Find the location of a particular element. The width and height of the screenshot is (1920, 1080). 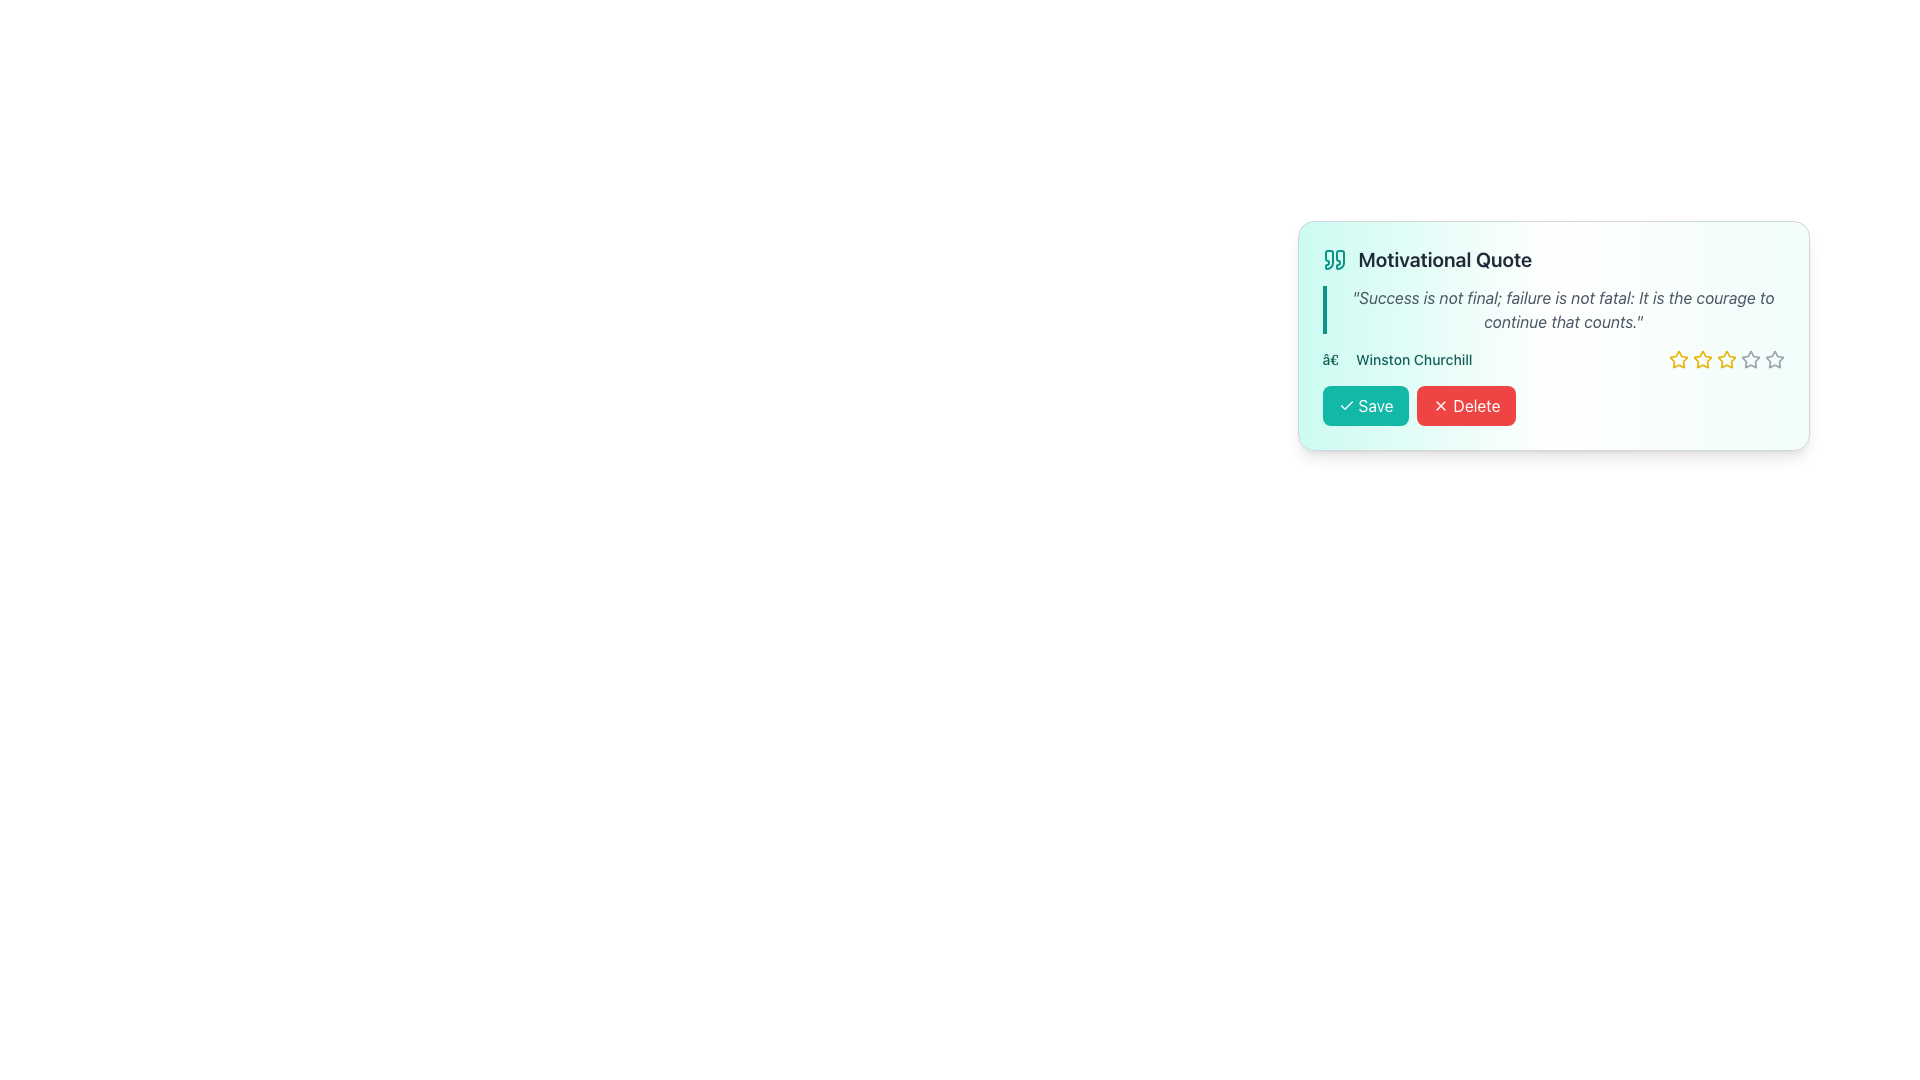

the Text Label that attributes a quote to Winston Churchill, located below the quote text and slightly to the left of a star rating component is located at coordinates (1396, 358).